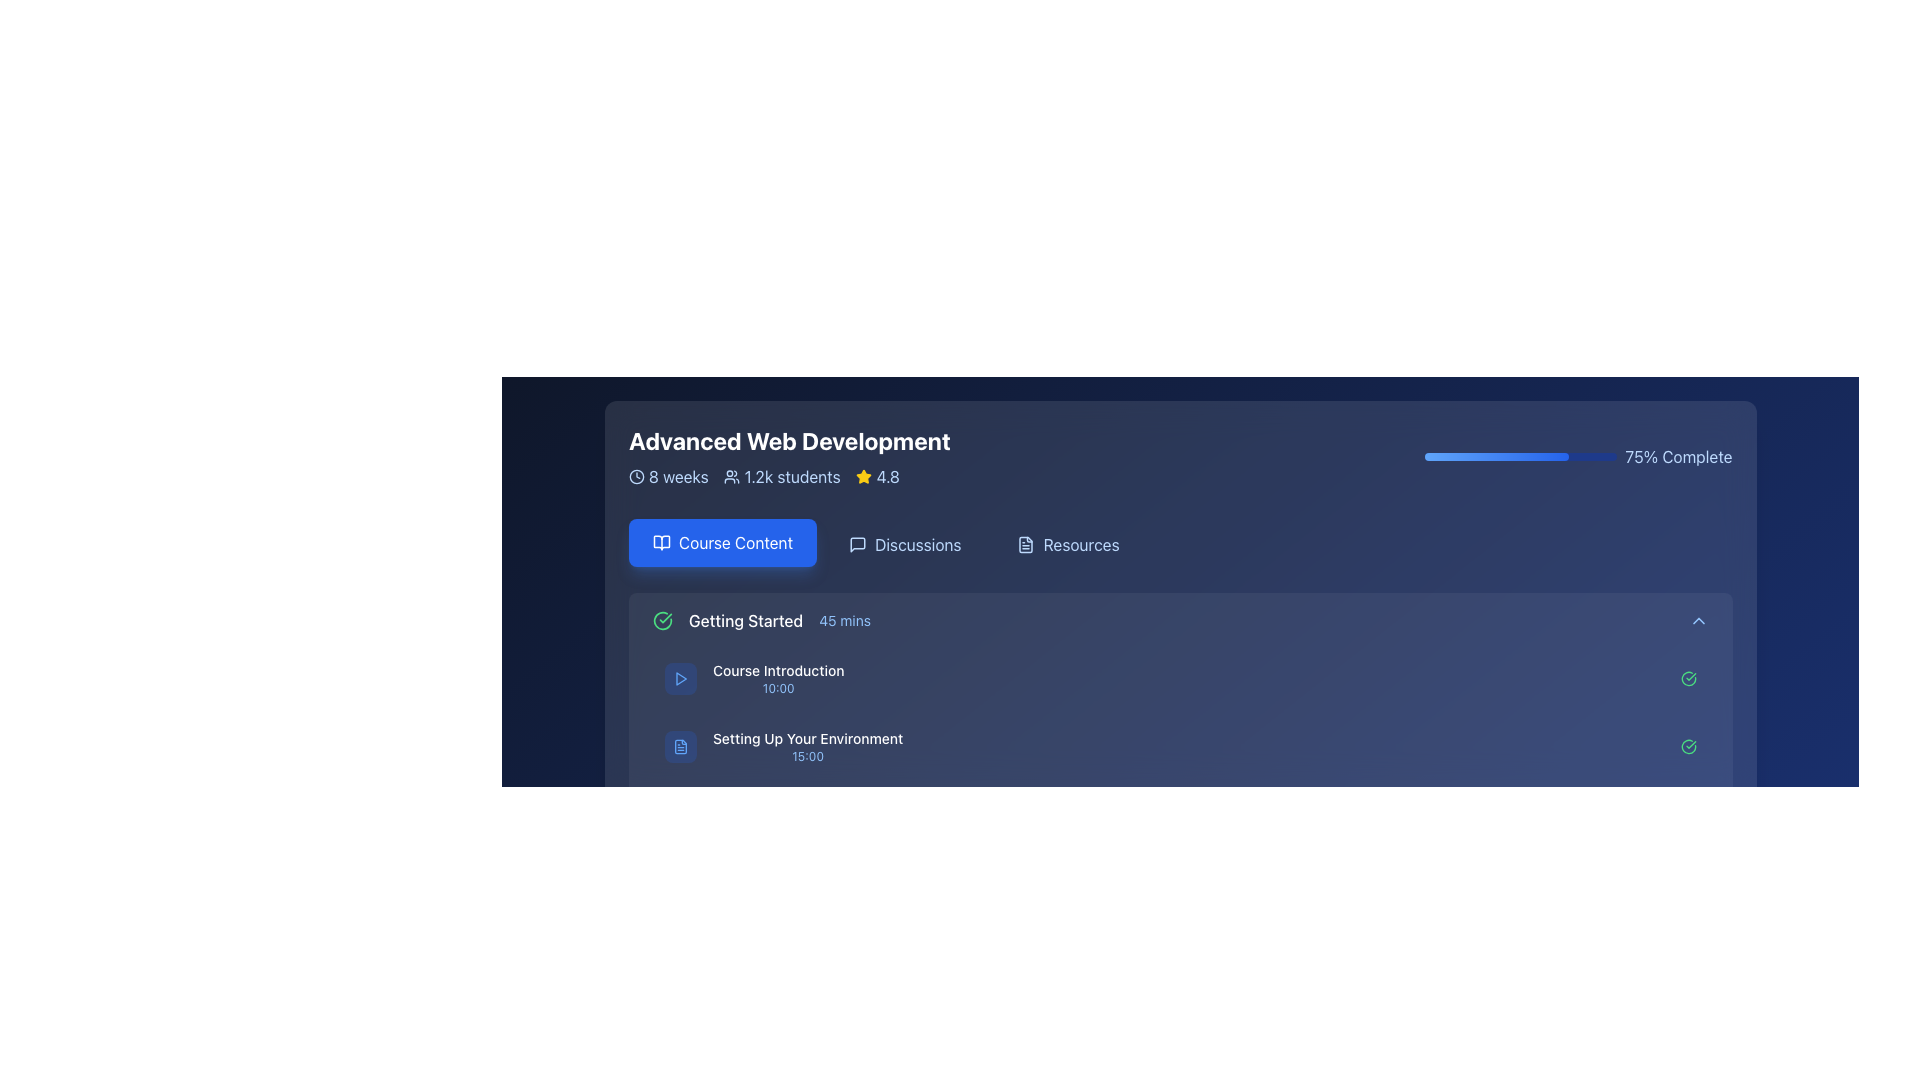 The width and height of the screenshot is (1920, 1080). I want to click on the play icon located to the left of the 'Course Introduction' text in the 'Getting Started' section of the 'Course Content' tab to initiate the media playback, so click(681, 677).